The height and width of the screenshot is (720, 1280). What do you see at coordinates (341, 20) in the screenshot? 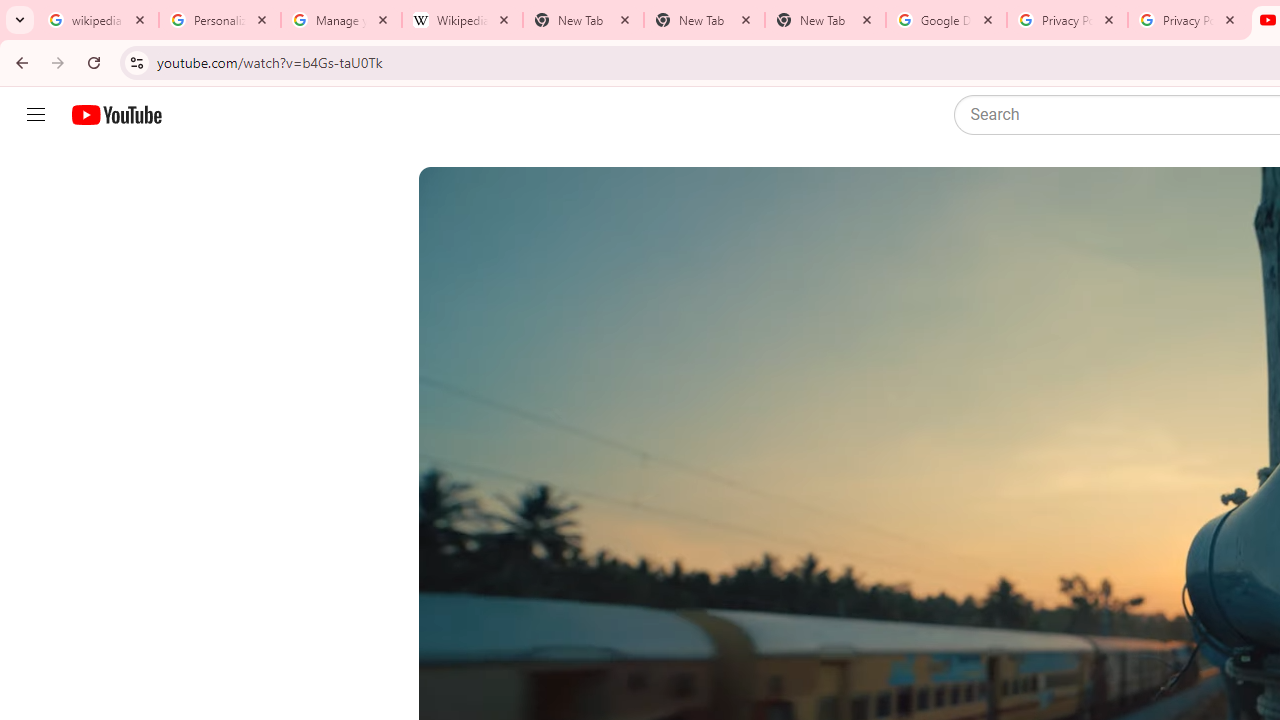
I see `'Manage your Location History - Google Search Help'` at bounding box center [341, 20].